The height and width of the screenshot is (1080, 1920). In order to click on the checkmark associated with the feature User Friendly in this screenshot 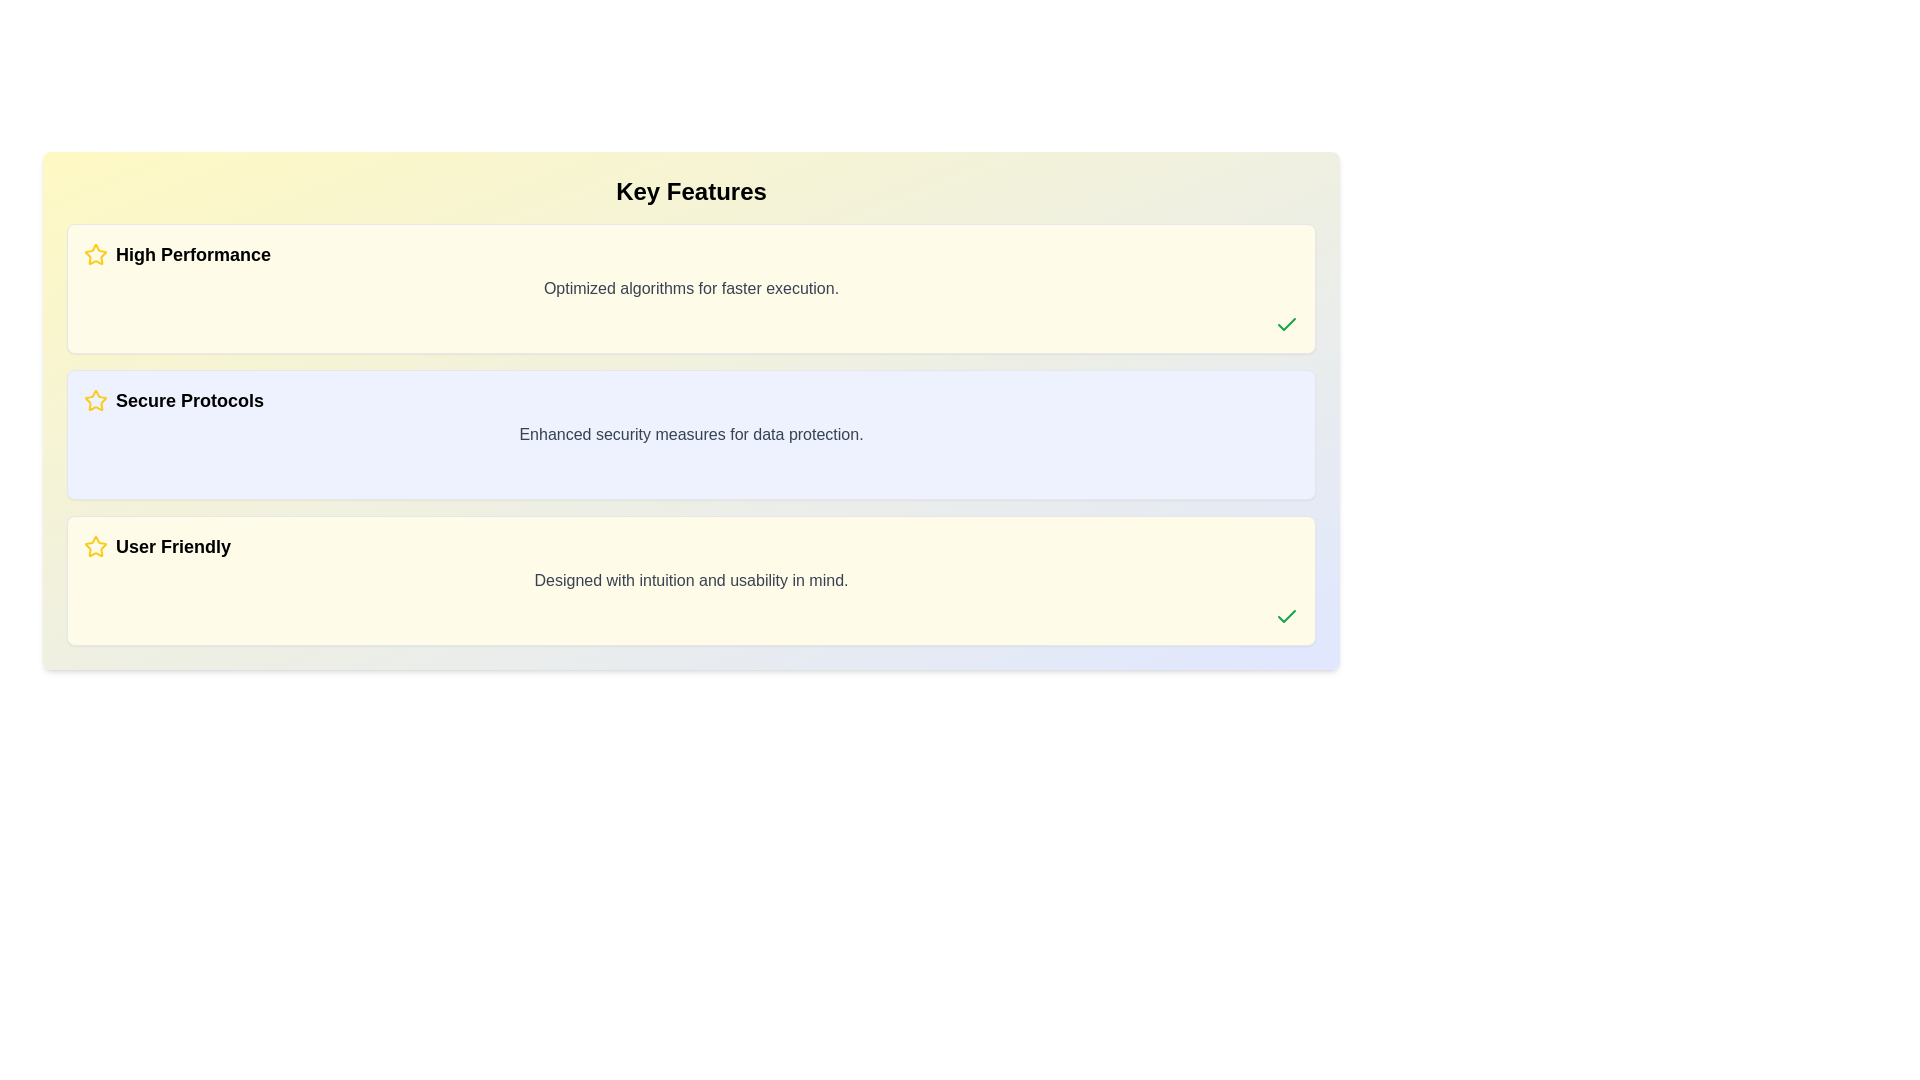, I will do `click(1286, 616)`.